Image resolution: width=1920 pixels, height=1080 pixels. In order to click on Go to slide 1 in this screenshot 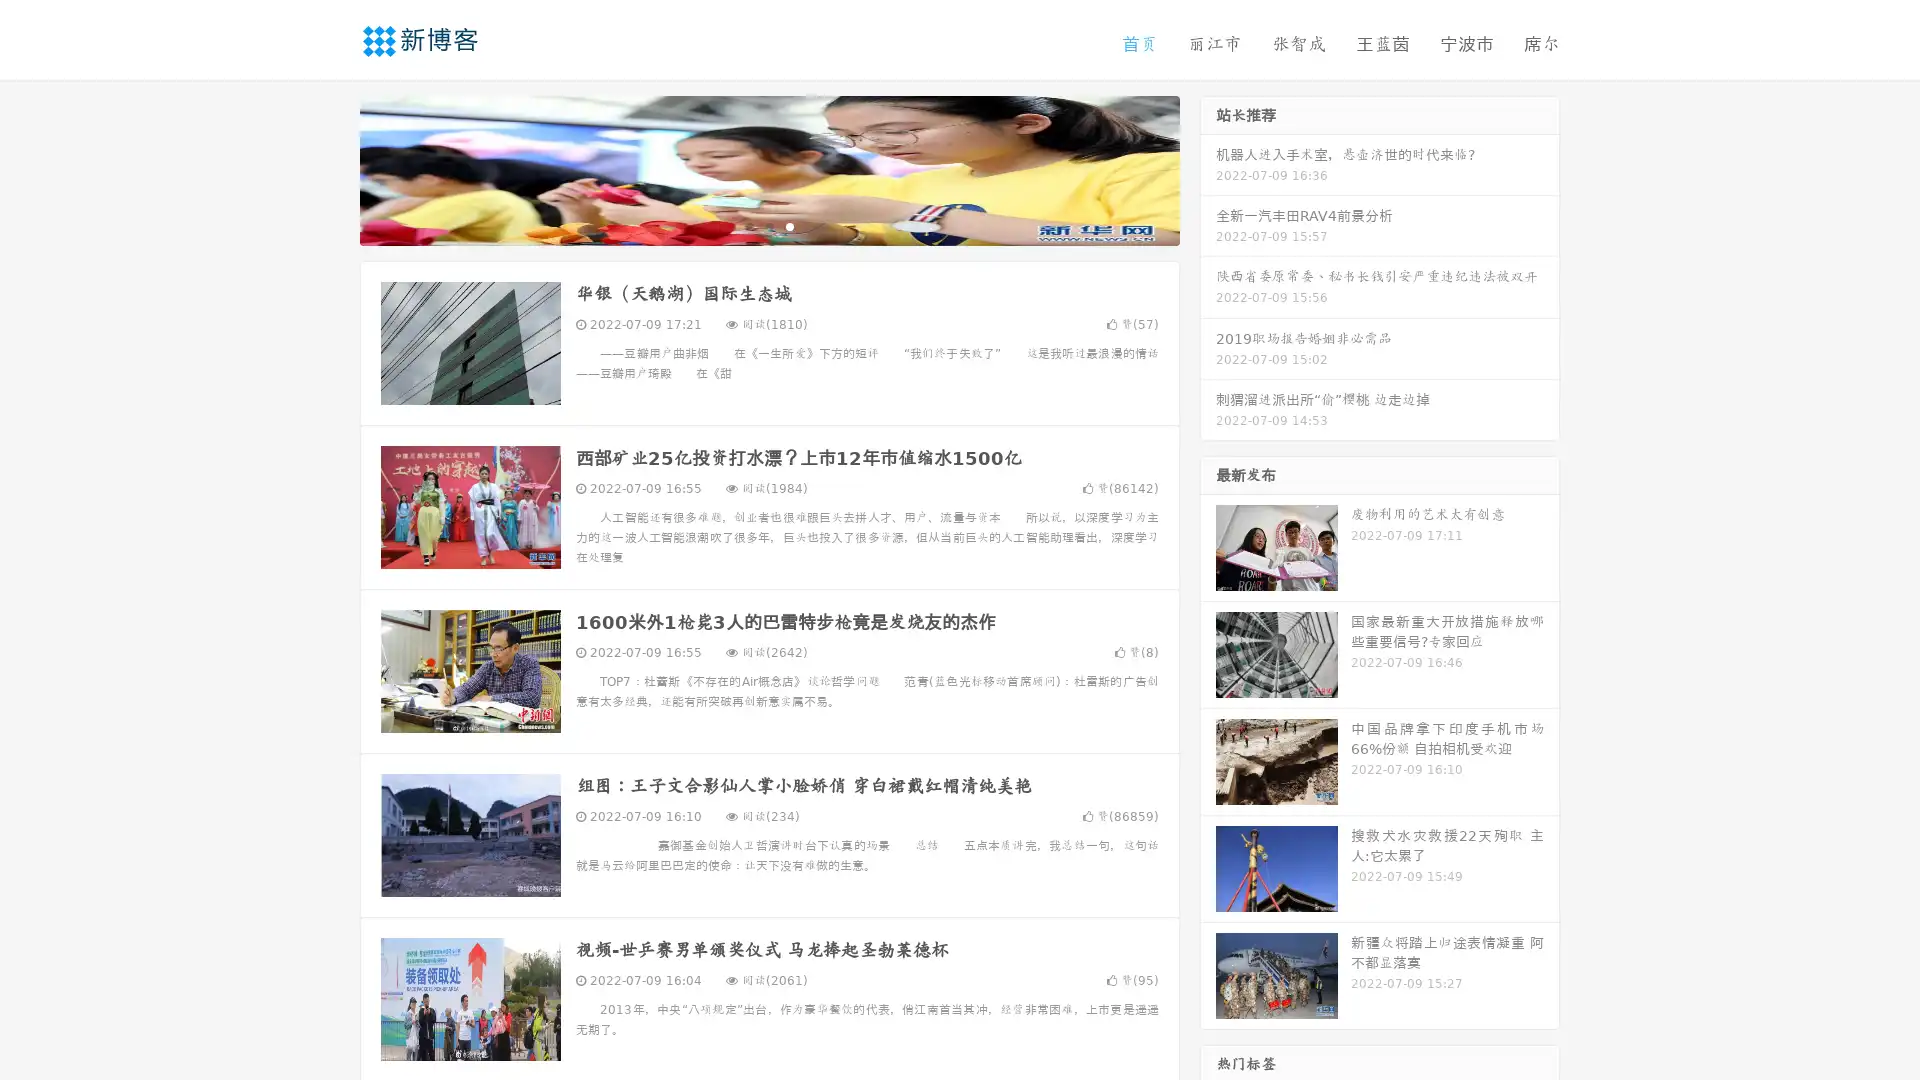, I will do `click(748, 225)`.